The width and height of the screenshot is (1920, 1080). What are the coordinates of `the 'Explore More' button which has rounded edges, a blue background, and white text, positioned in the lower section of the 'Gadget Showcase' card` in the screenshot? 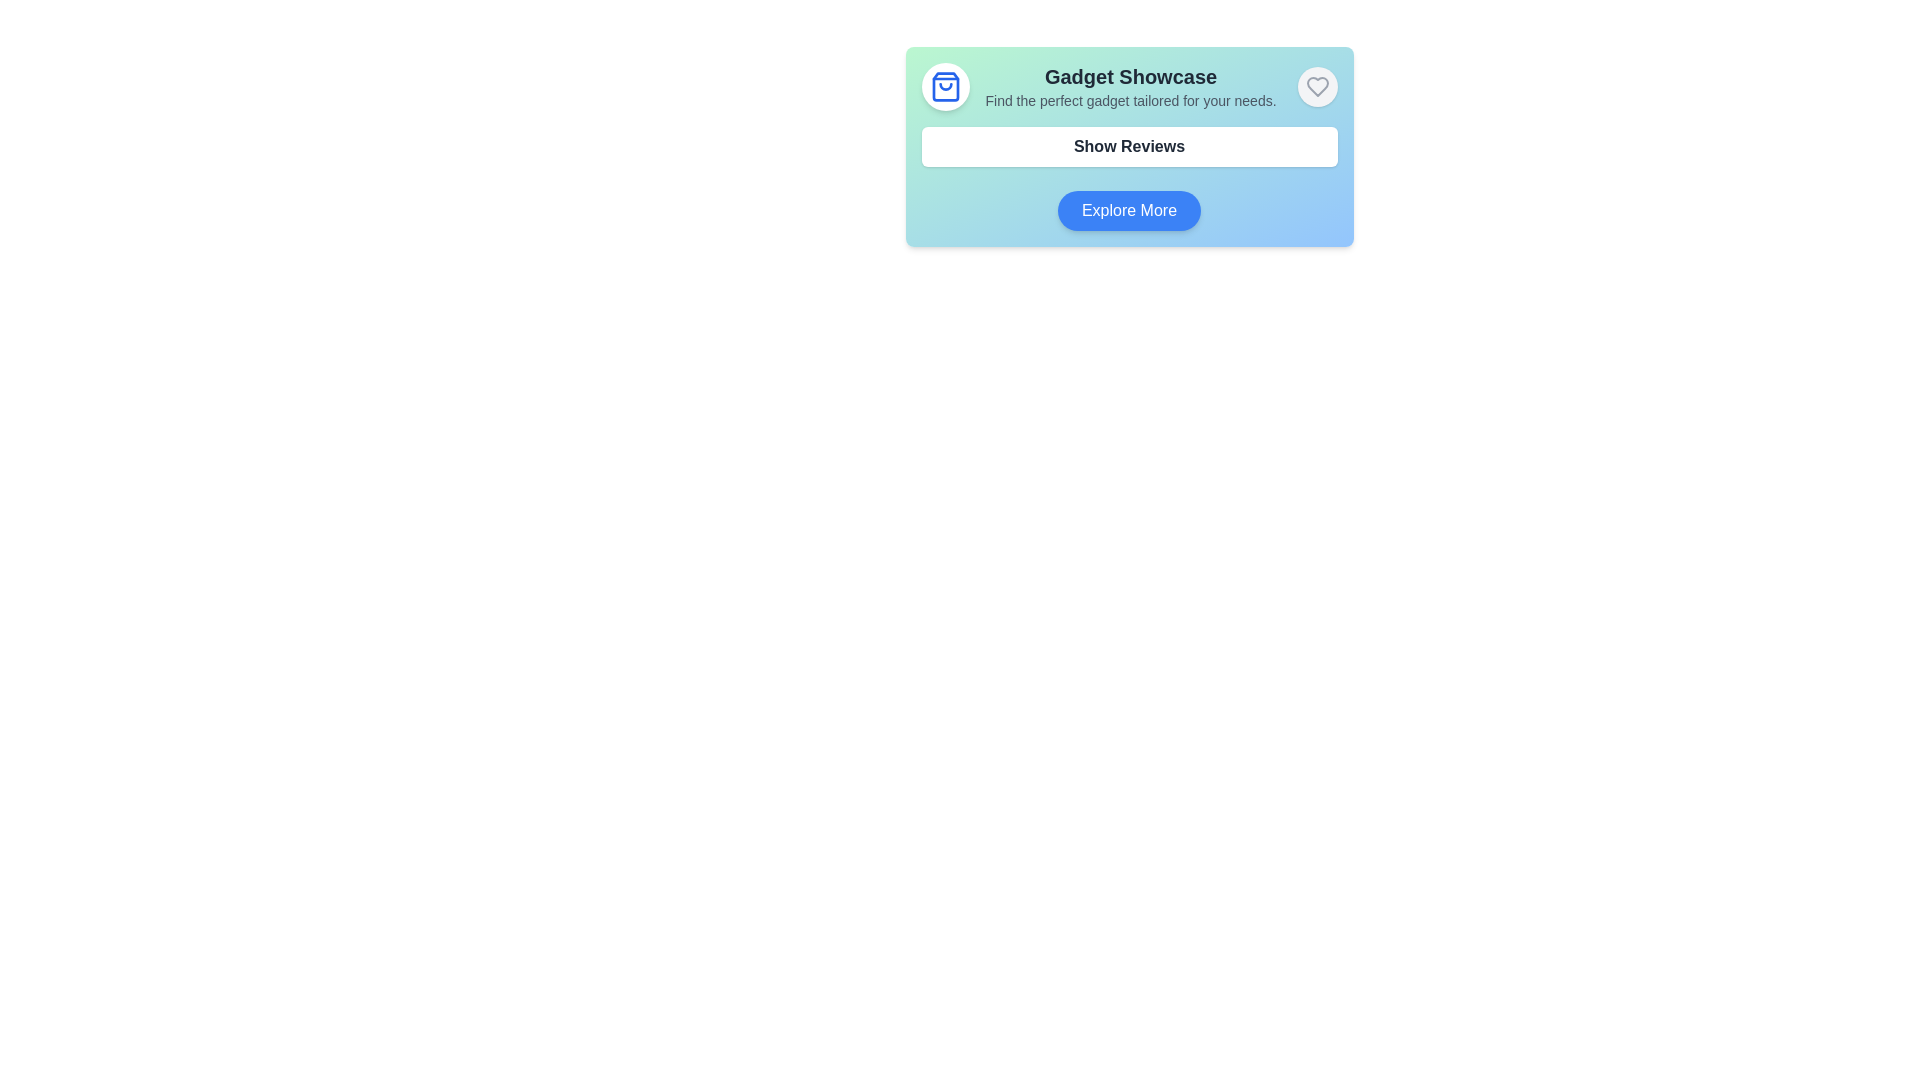 It's located at (1129, 211).